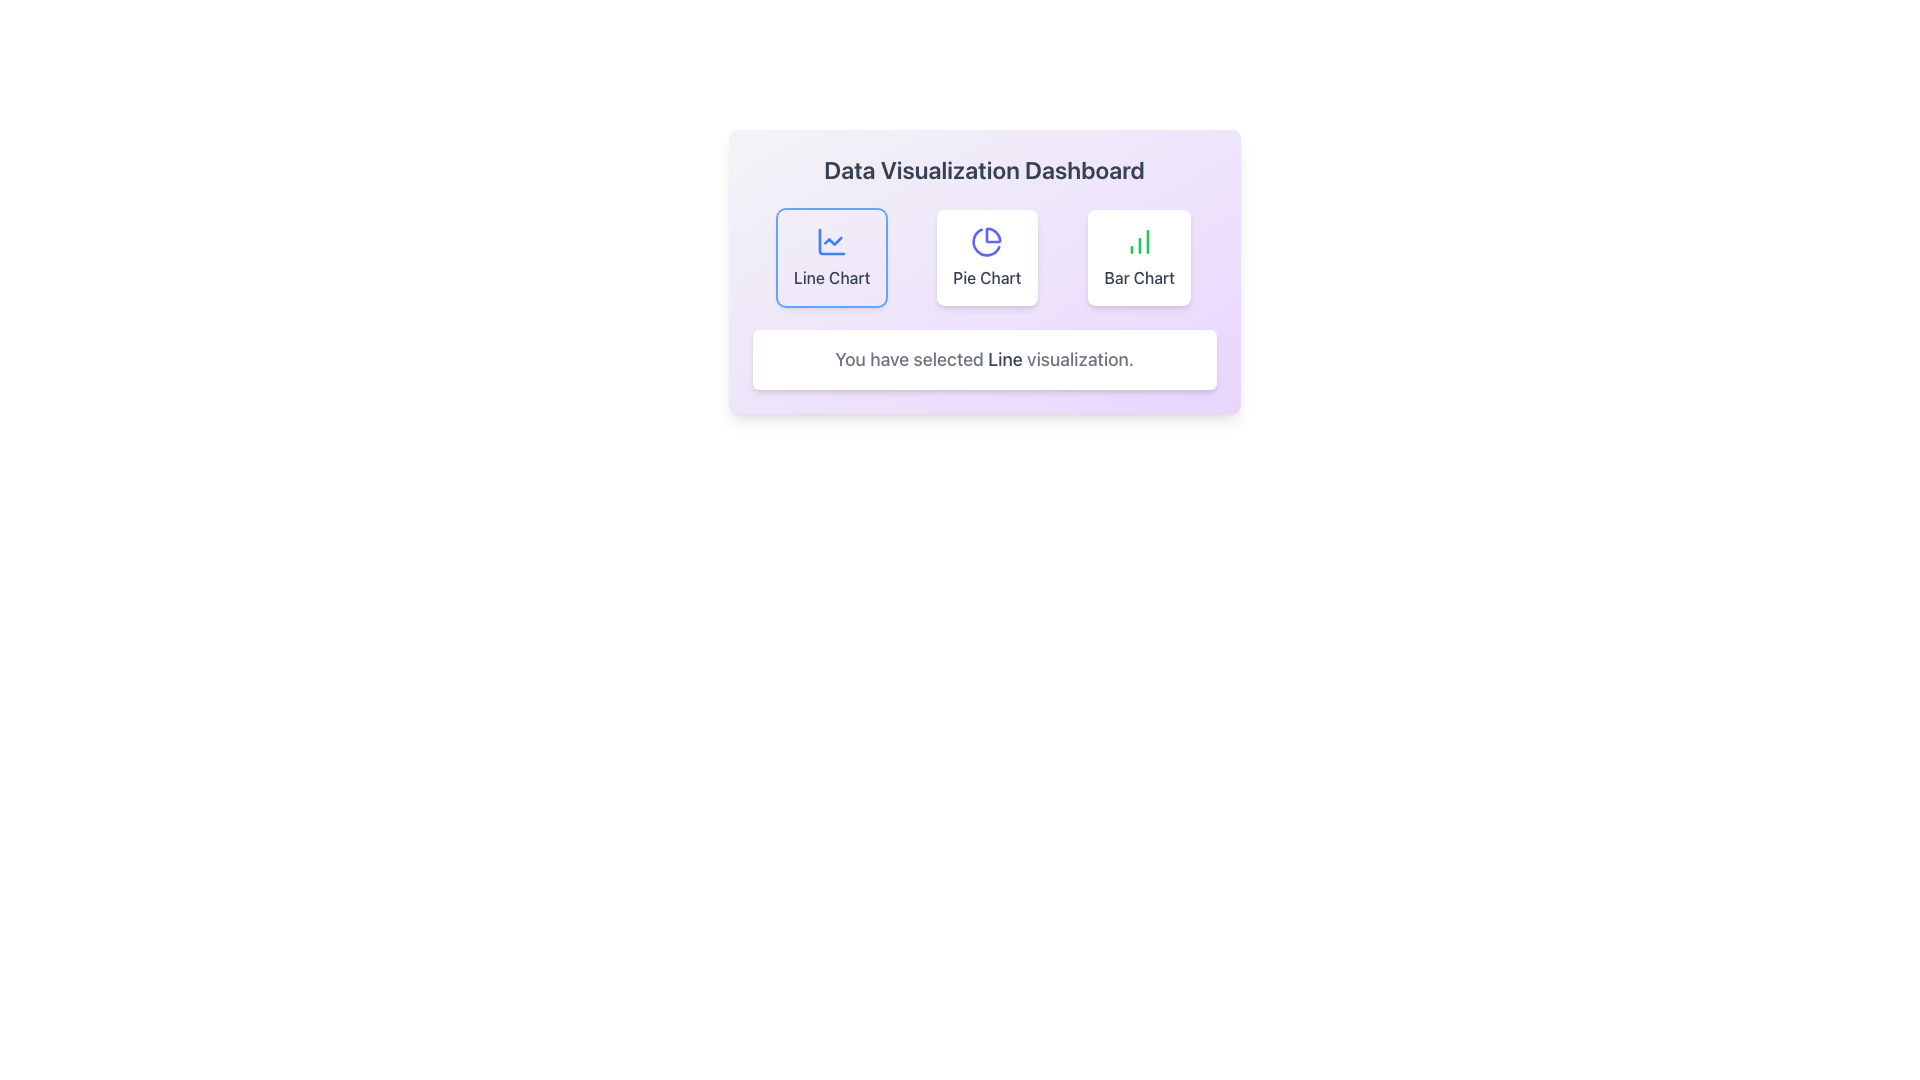 The width and height of the screenshot is (1920, 1080). Describe the element at coordinates (831, 257) in the screenshot. I see `the 'Line Chart' option button, which is a rectangular card featuring a blue line chart icon and the label 'Line Chart' below it, positioned as the first element in a horizontal row of chart options` at that location.